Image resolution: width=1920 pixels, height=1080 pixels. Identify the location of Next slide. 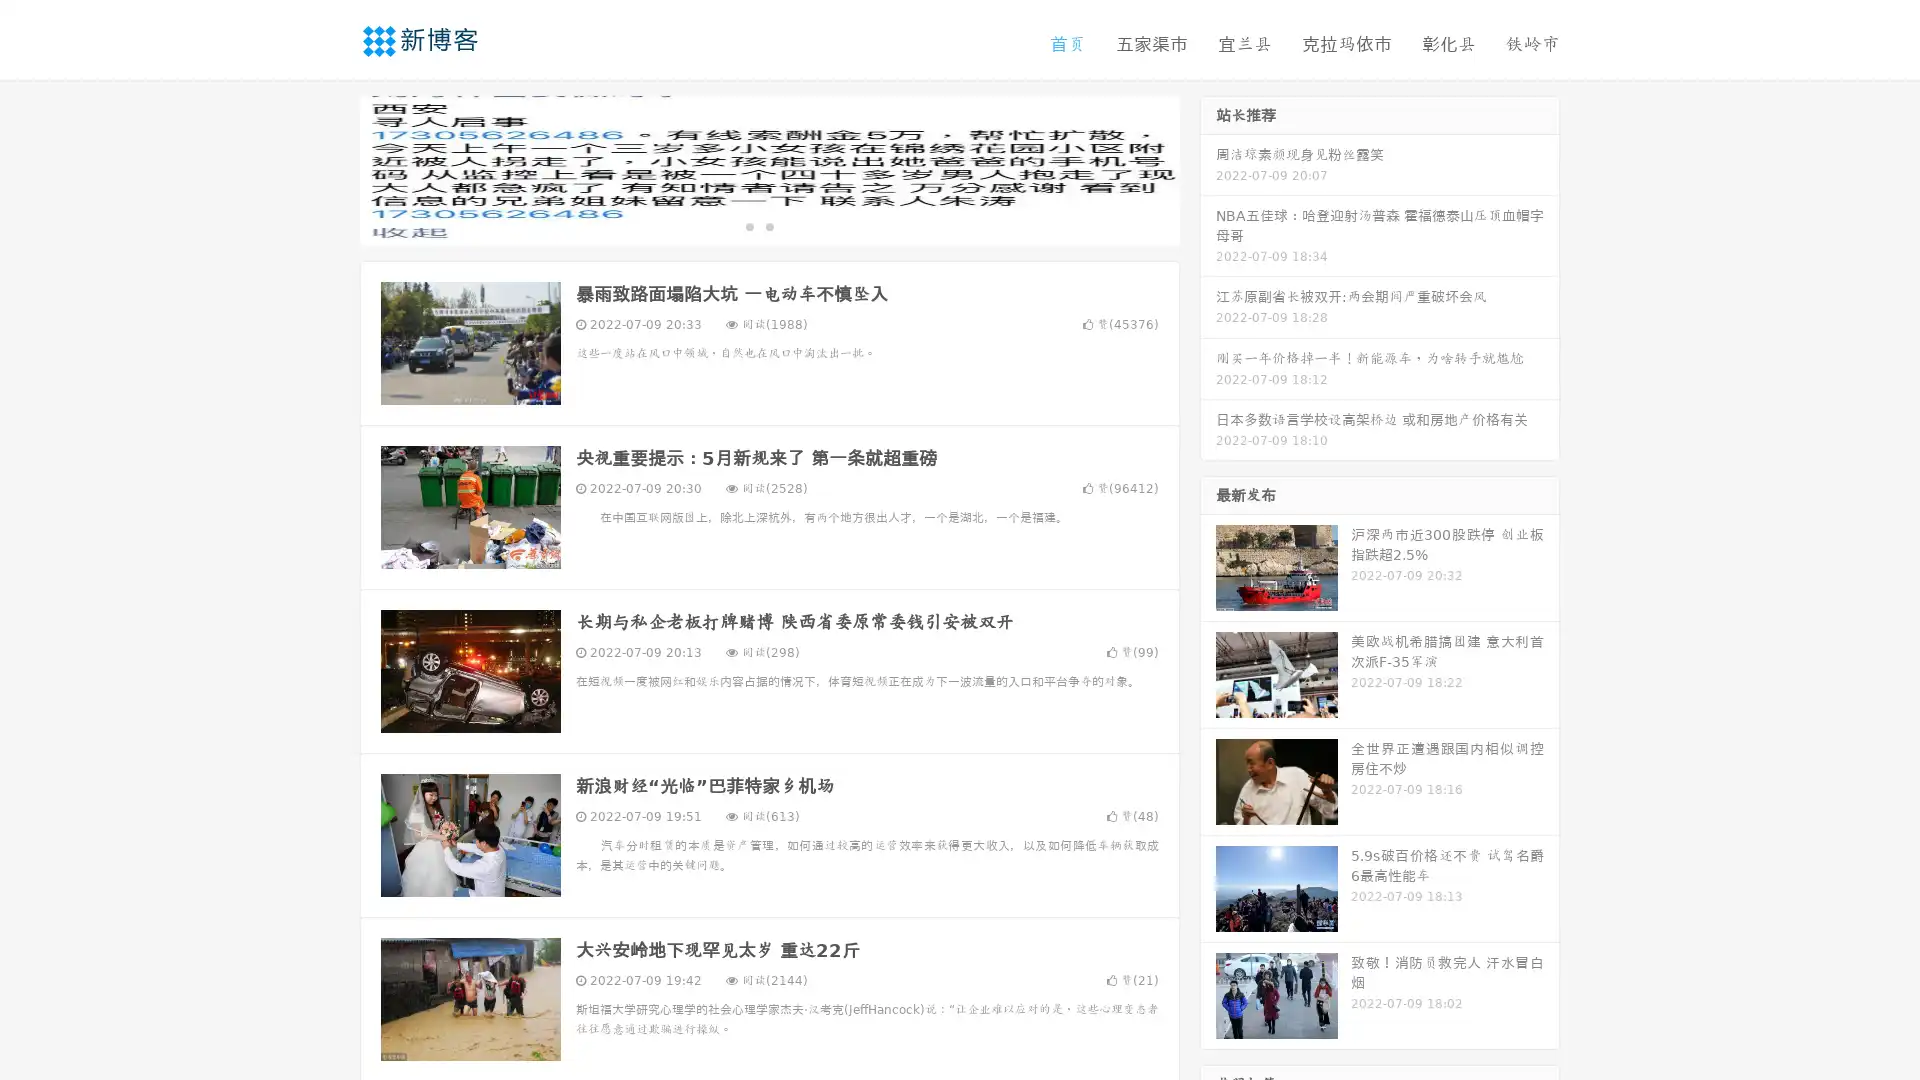
(1208, 168).